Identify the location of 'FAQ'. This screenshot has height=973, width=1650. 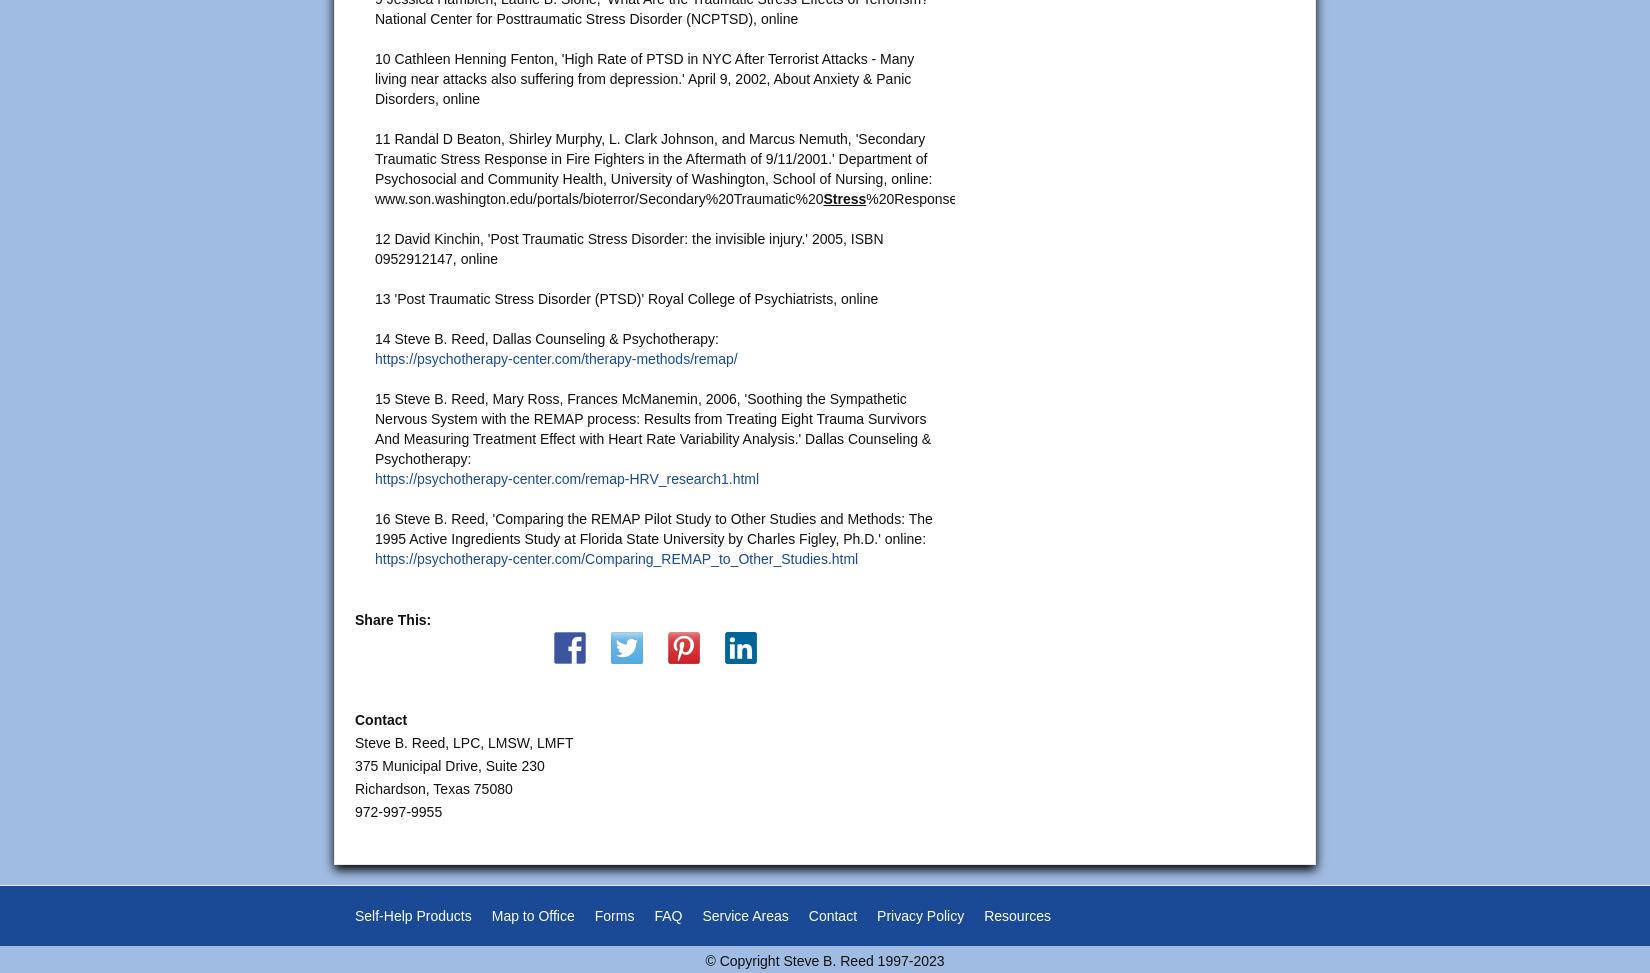
(666, 914).